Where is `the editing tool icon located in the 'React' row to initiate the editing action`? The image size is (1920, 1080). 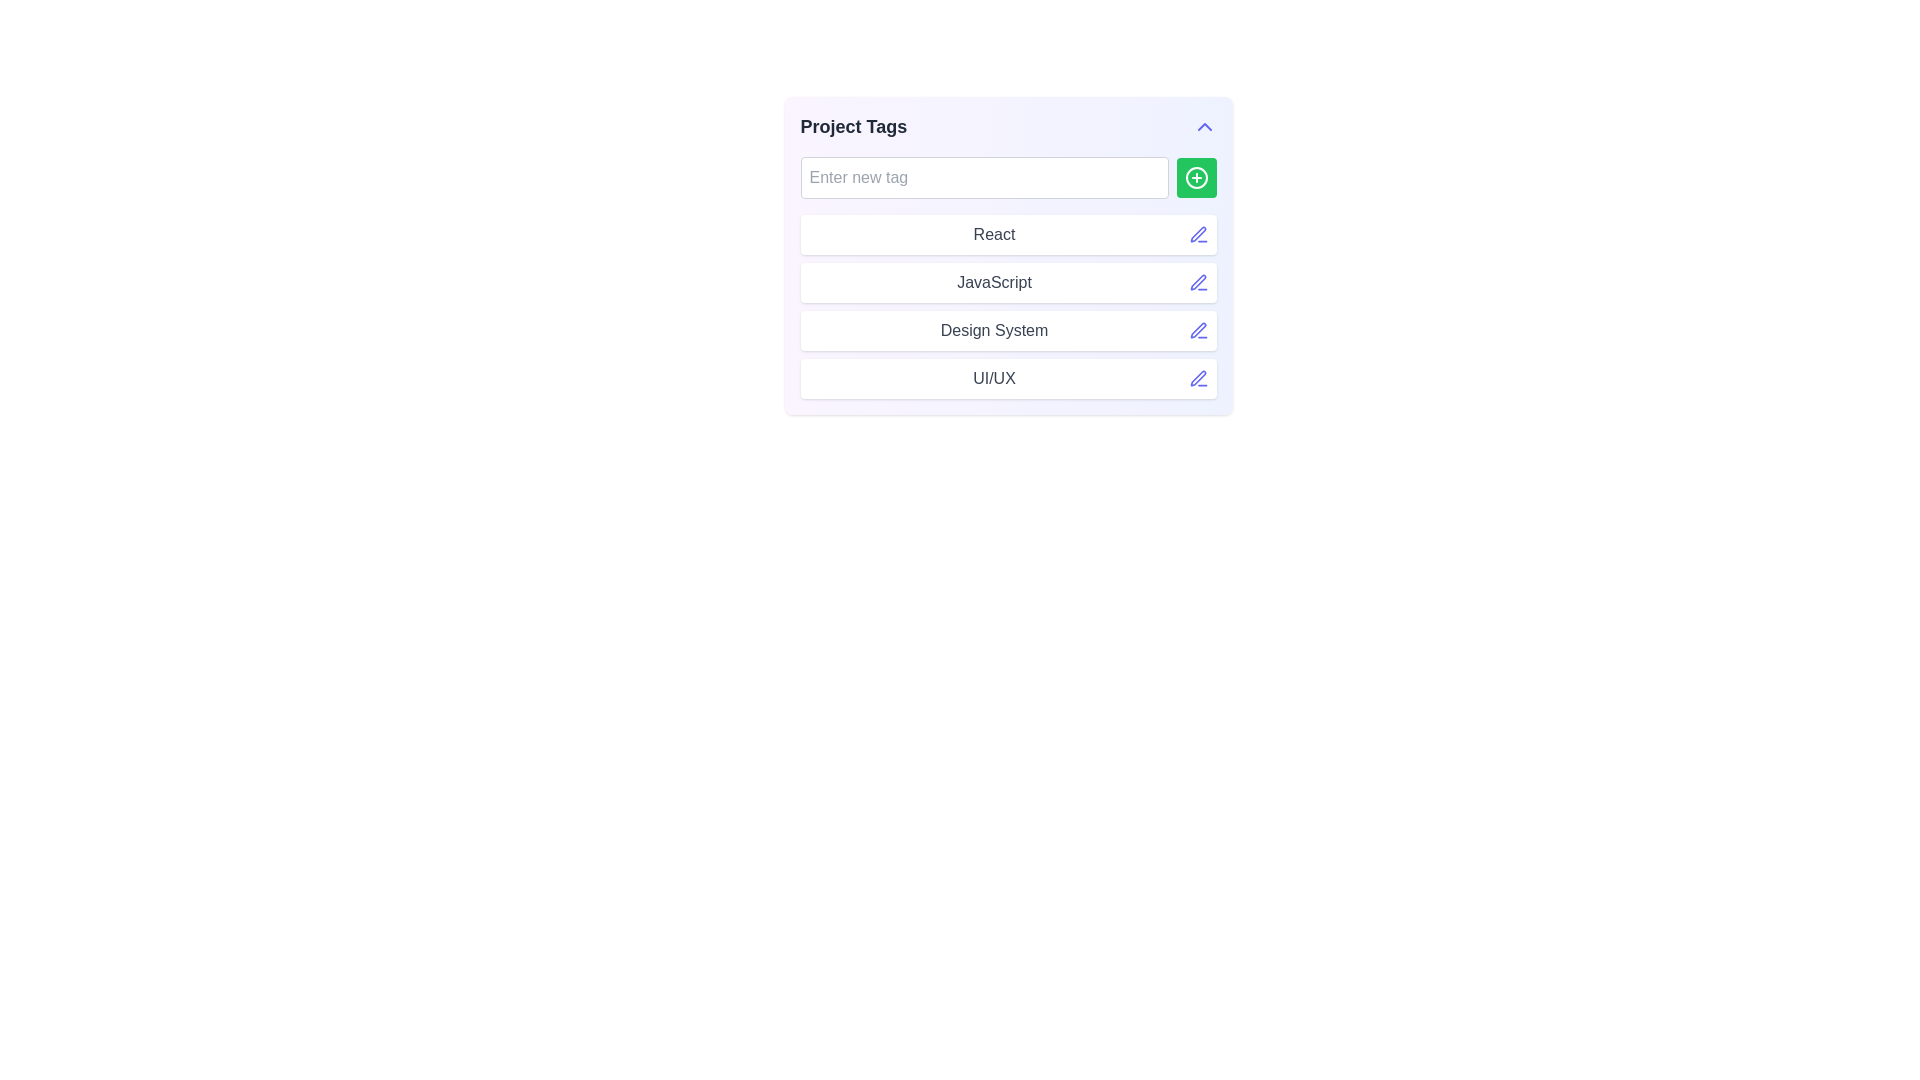 the editing tool icon located in the 'React' row to initiate the editing action is located at coordinates (1198, 233).